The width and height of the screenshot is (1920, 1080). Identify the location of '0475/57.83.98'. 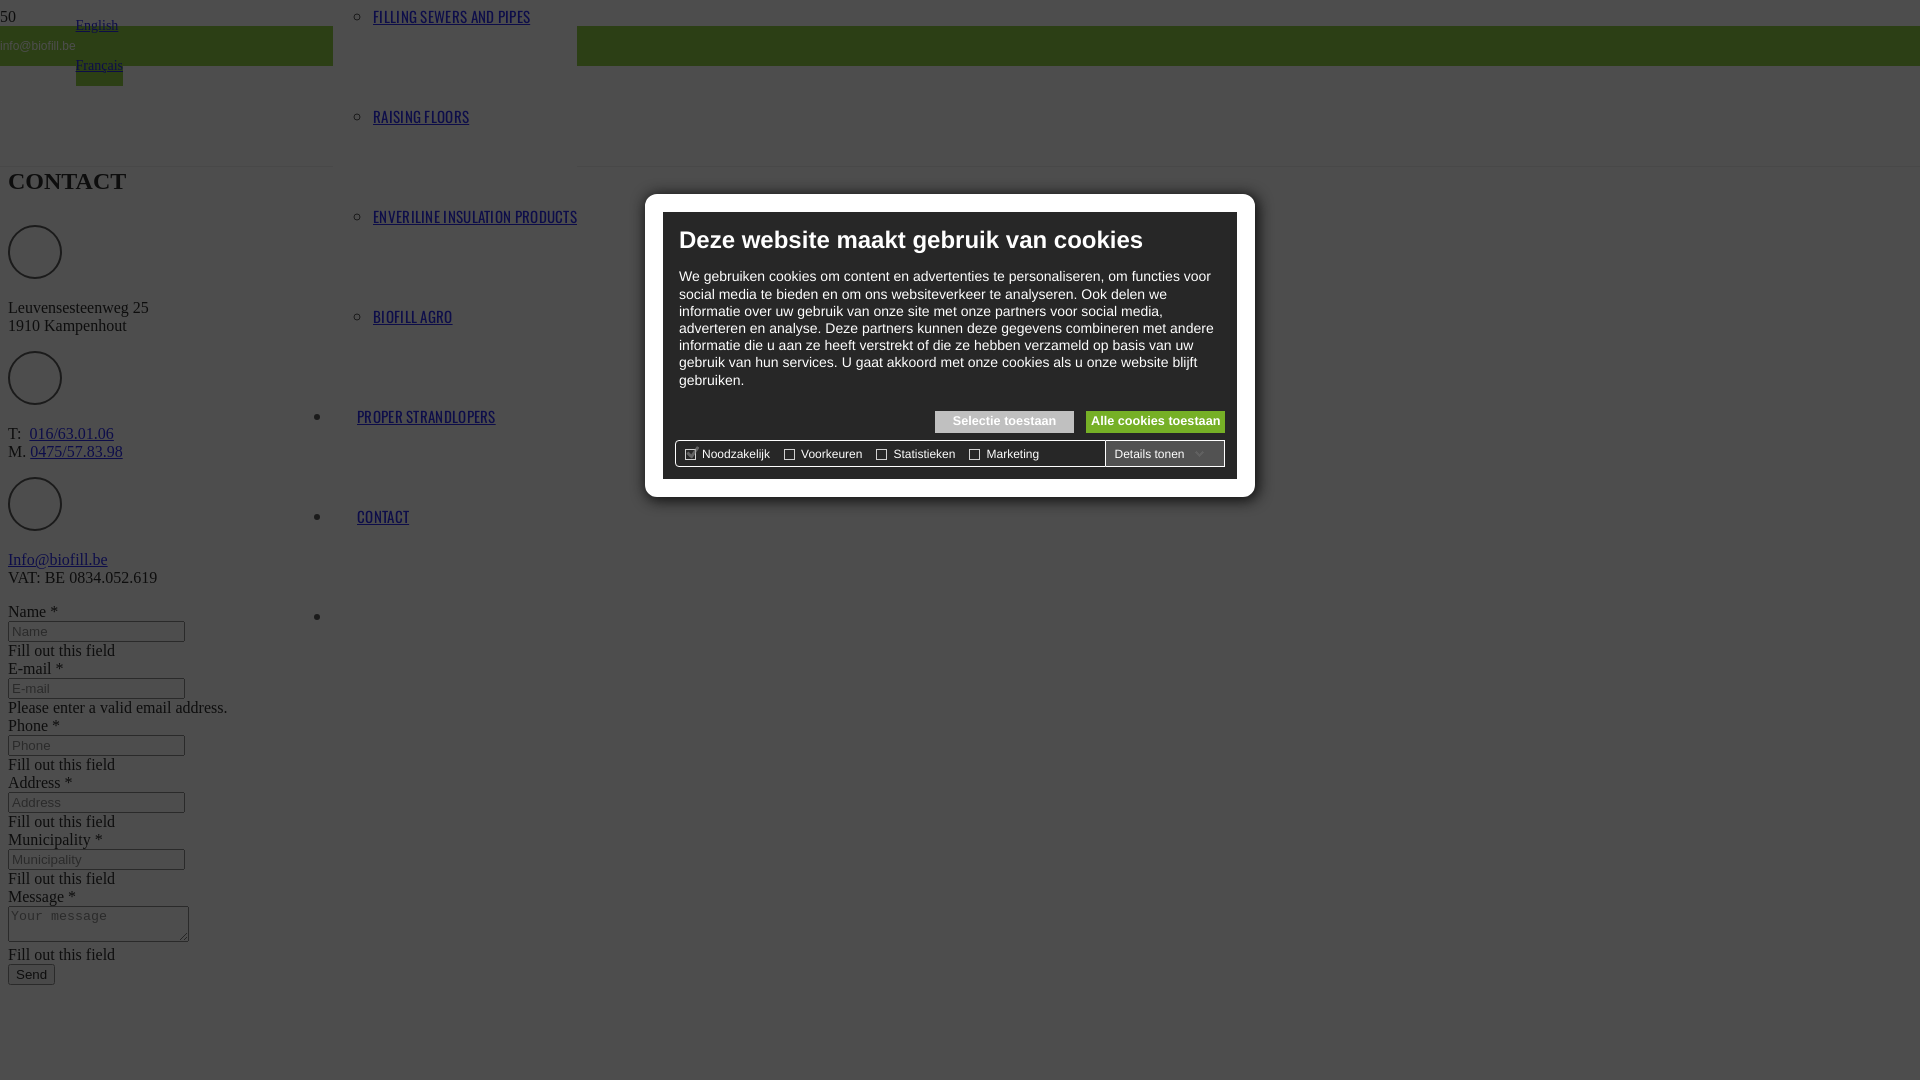
(76, 451).